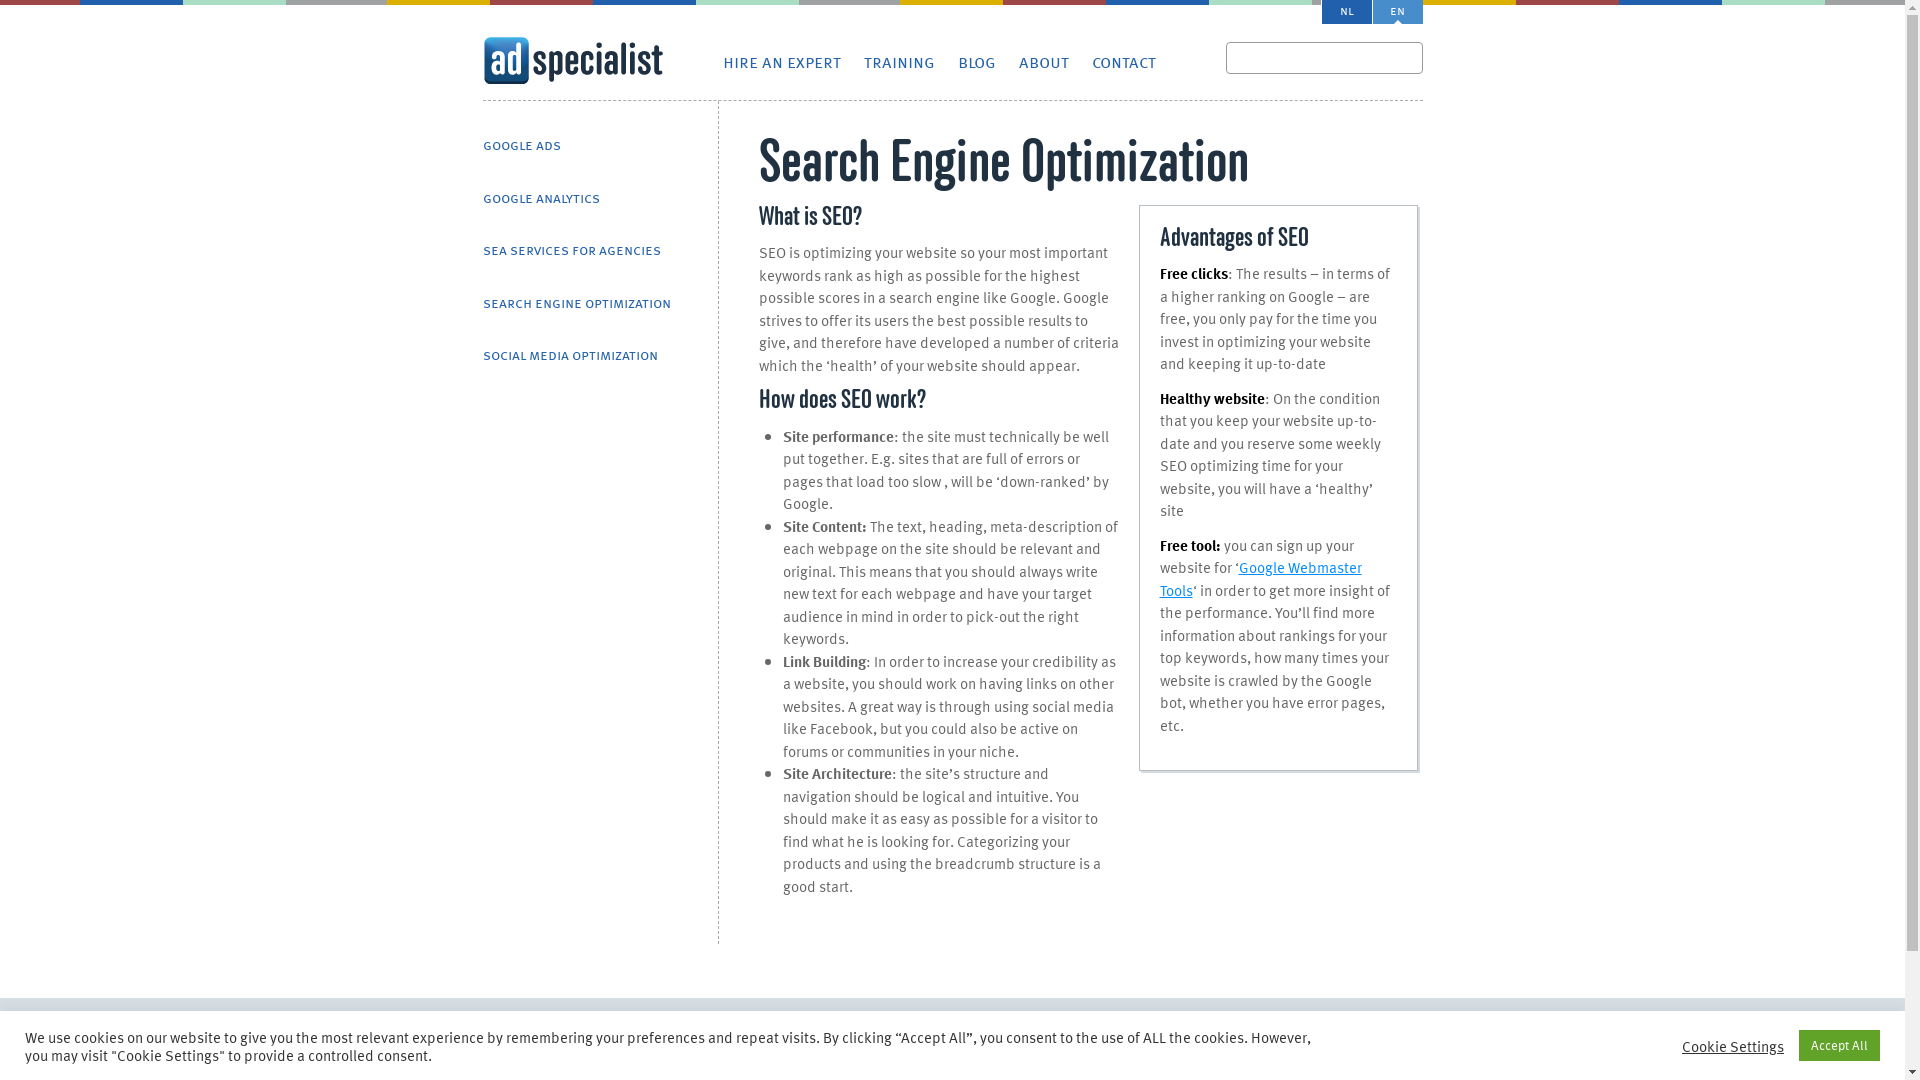 This screenshot has width=1920, height=1080. What do you see at coordinates (481, 199) in the screenshot?
I see `'google analytics'` at bounding box center [481, 199].